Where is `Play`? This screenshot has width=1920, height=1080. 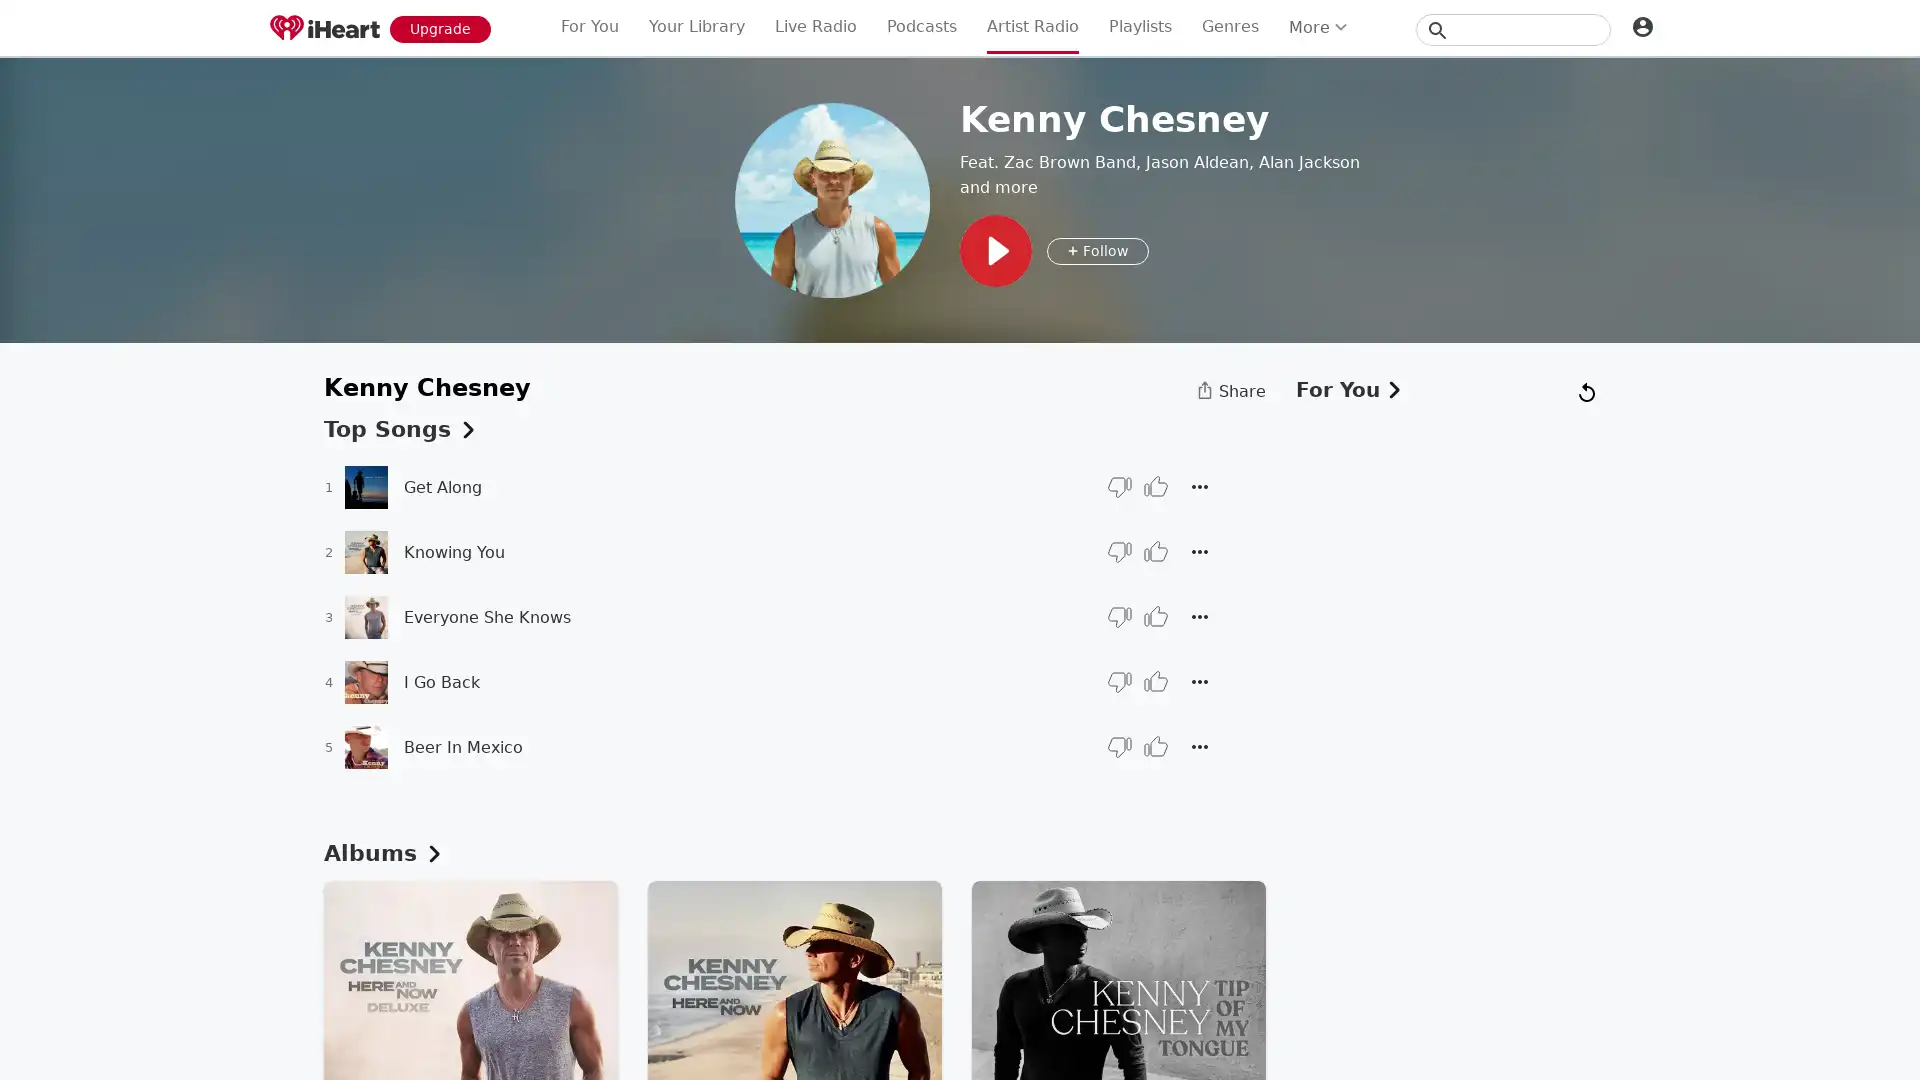
Play is located at coordinates (365, 746).